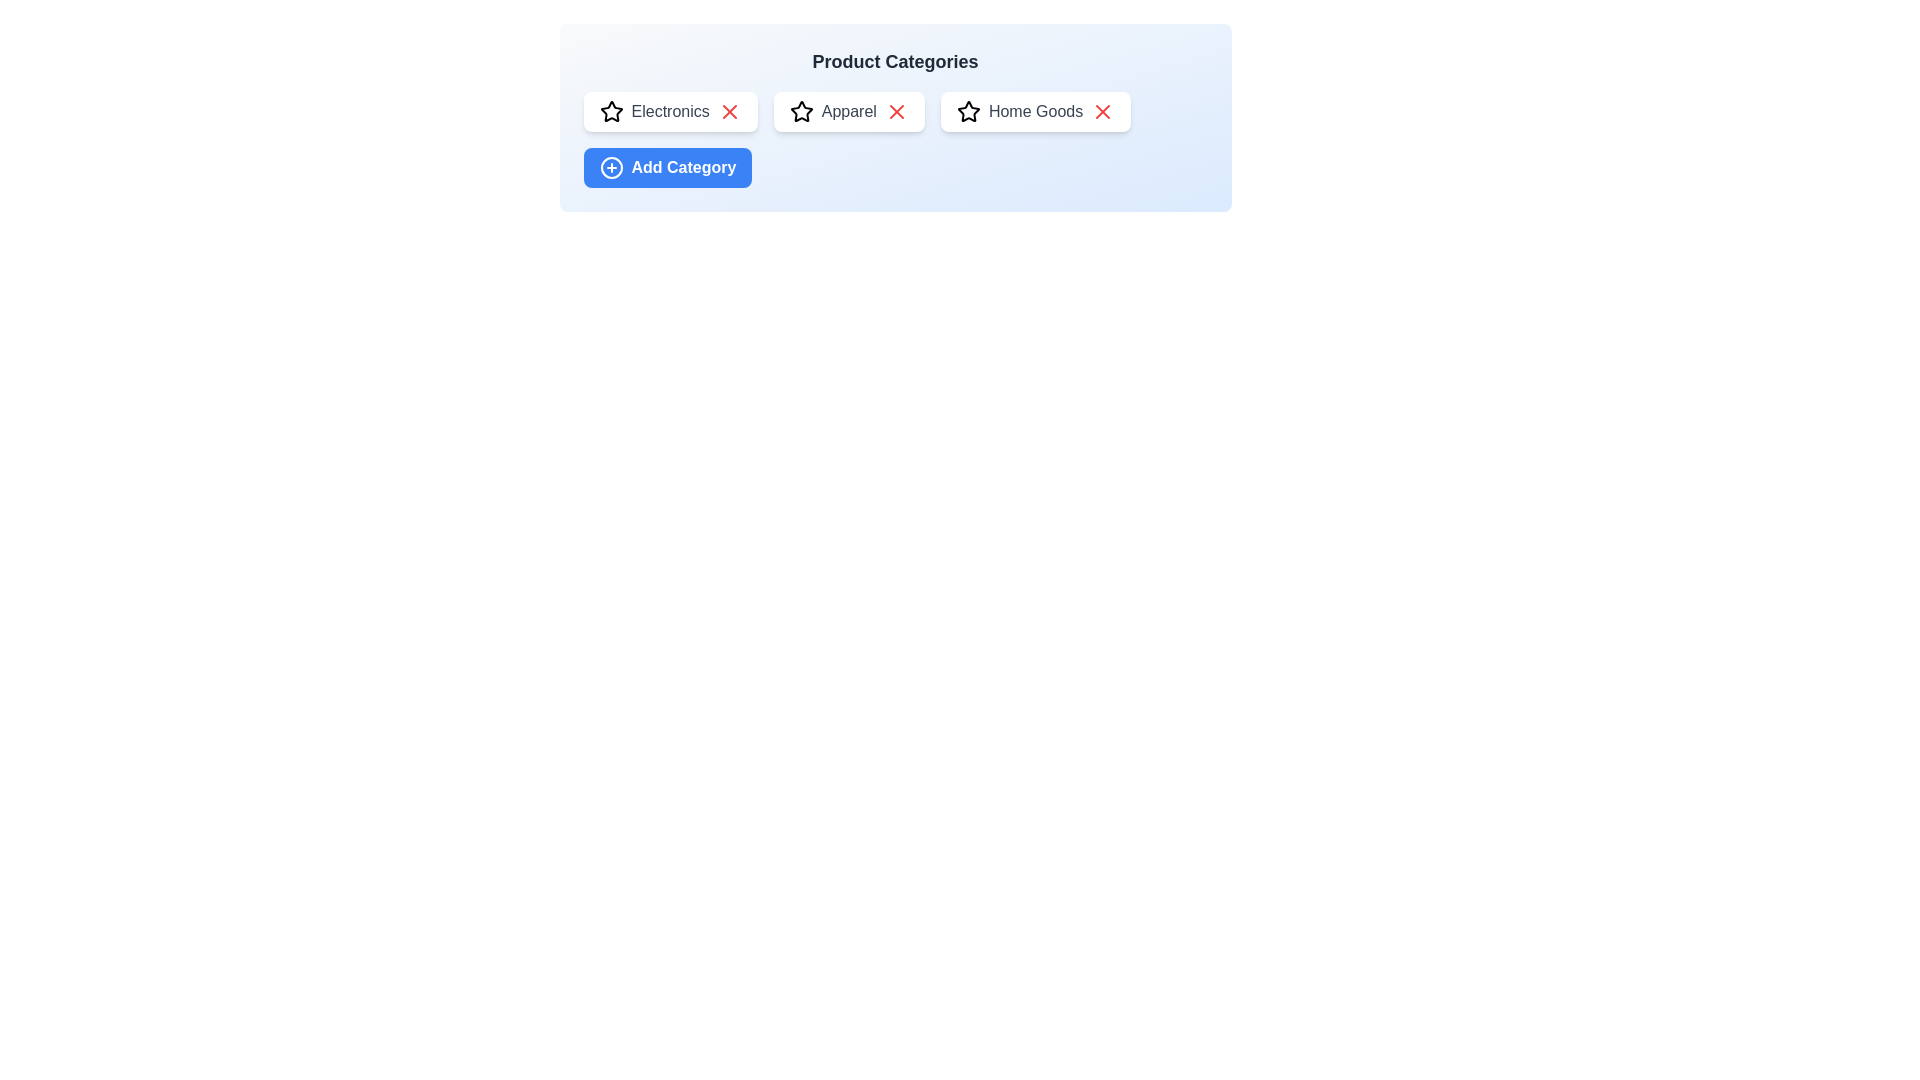 The image size is (1920, 1080). Describe the element at coordinates (895, 111) in the screenshot. I see `'X' icon next to the Apparel category to remove it` at that location.